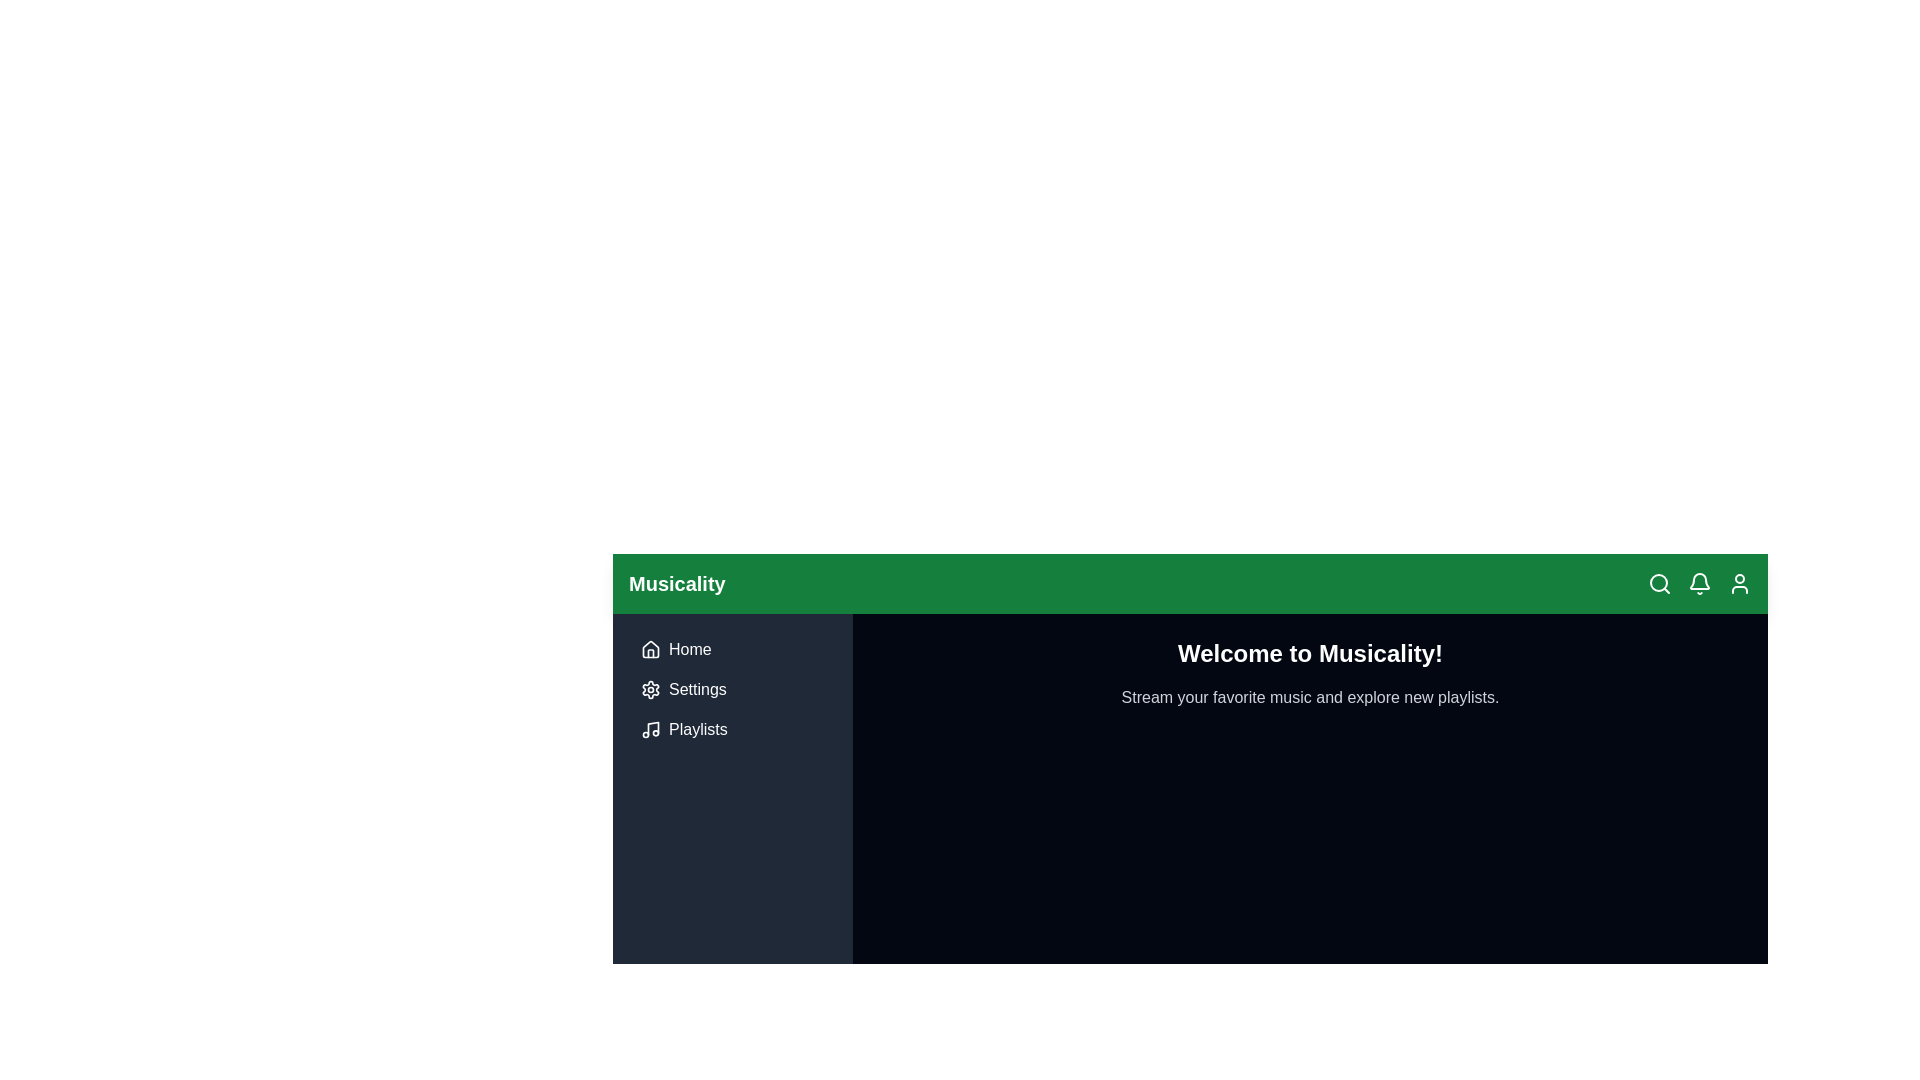 The width and height of the screenshot is (1920, 1080). Describe the element at coordinates (732, 729) in the screenshot. I see `the navigation button located in the vertical menu on the left side of the interface` at that location.